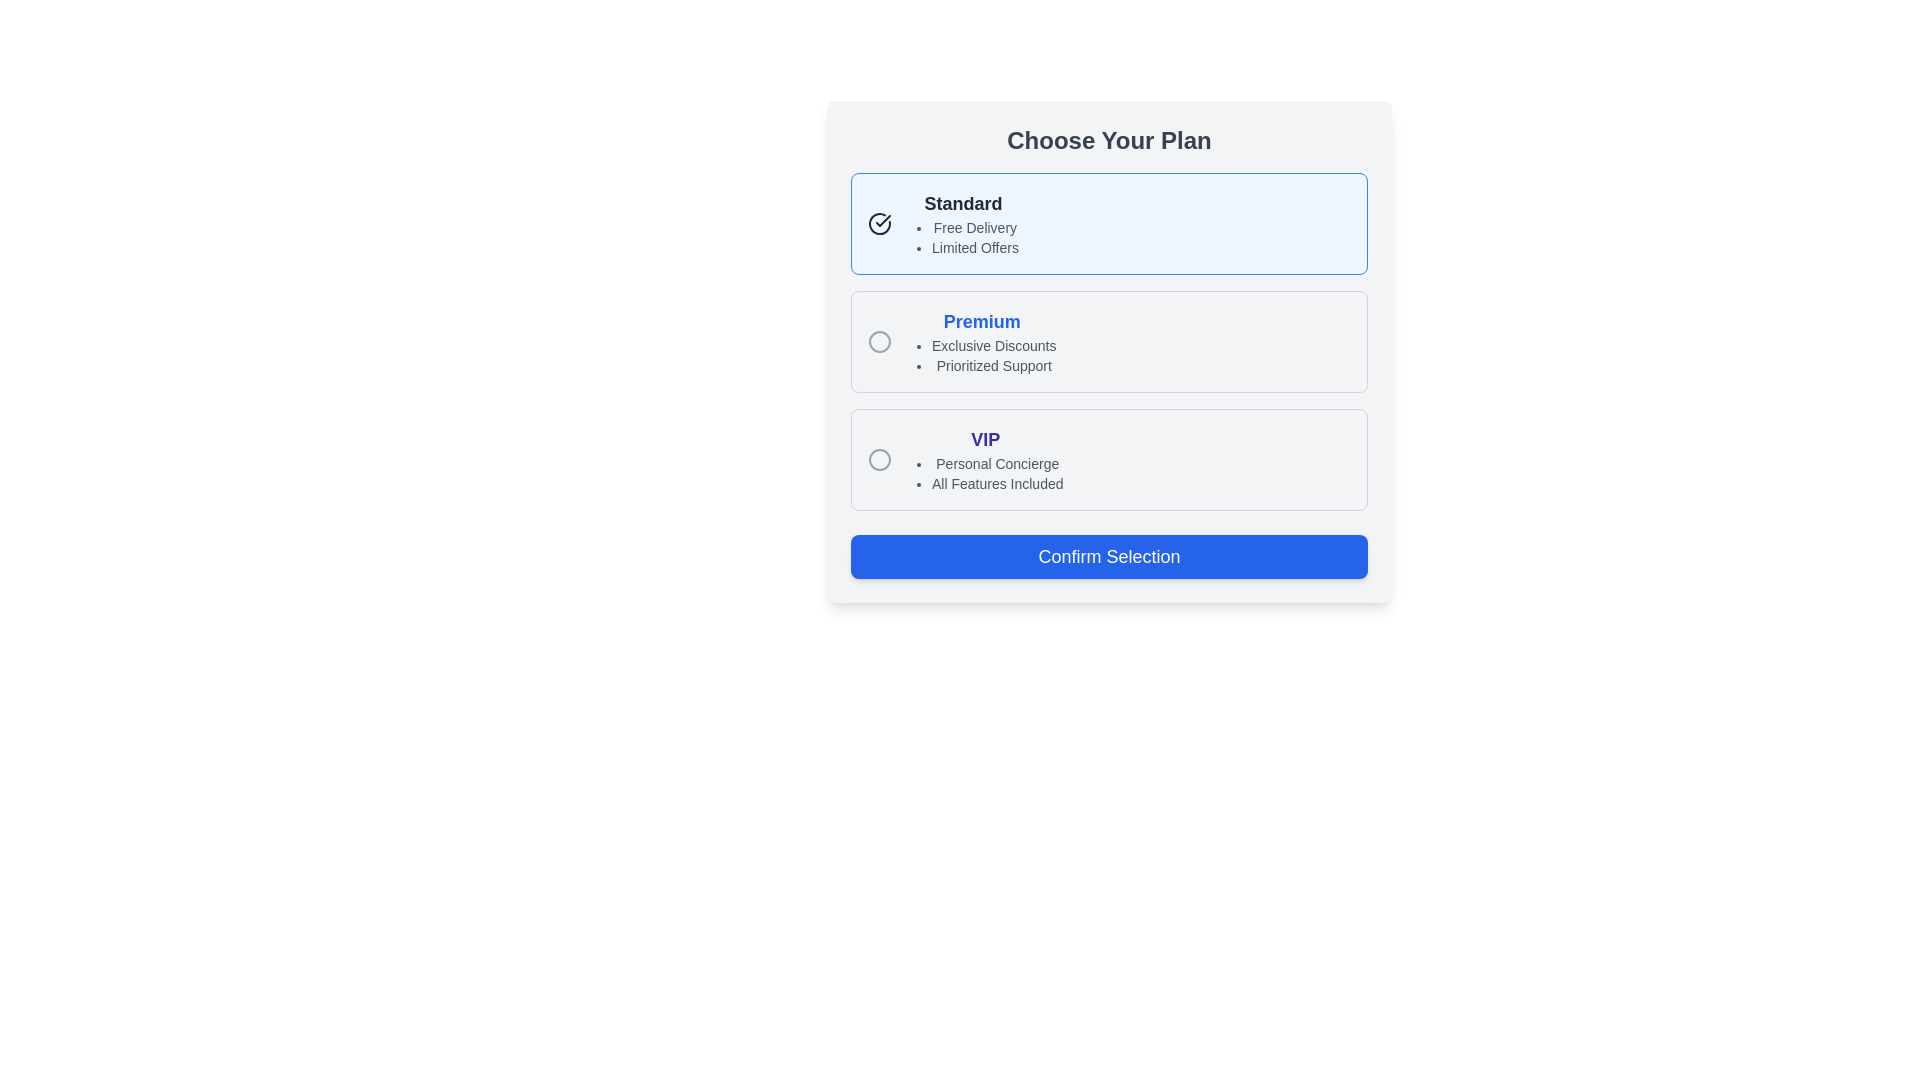 The width and height of the screenshot is (1920, 1080). Describe the element at coordinates (879, 341) in the screenshot. I see `the radio button indicator (circle)` at that location.